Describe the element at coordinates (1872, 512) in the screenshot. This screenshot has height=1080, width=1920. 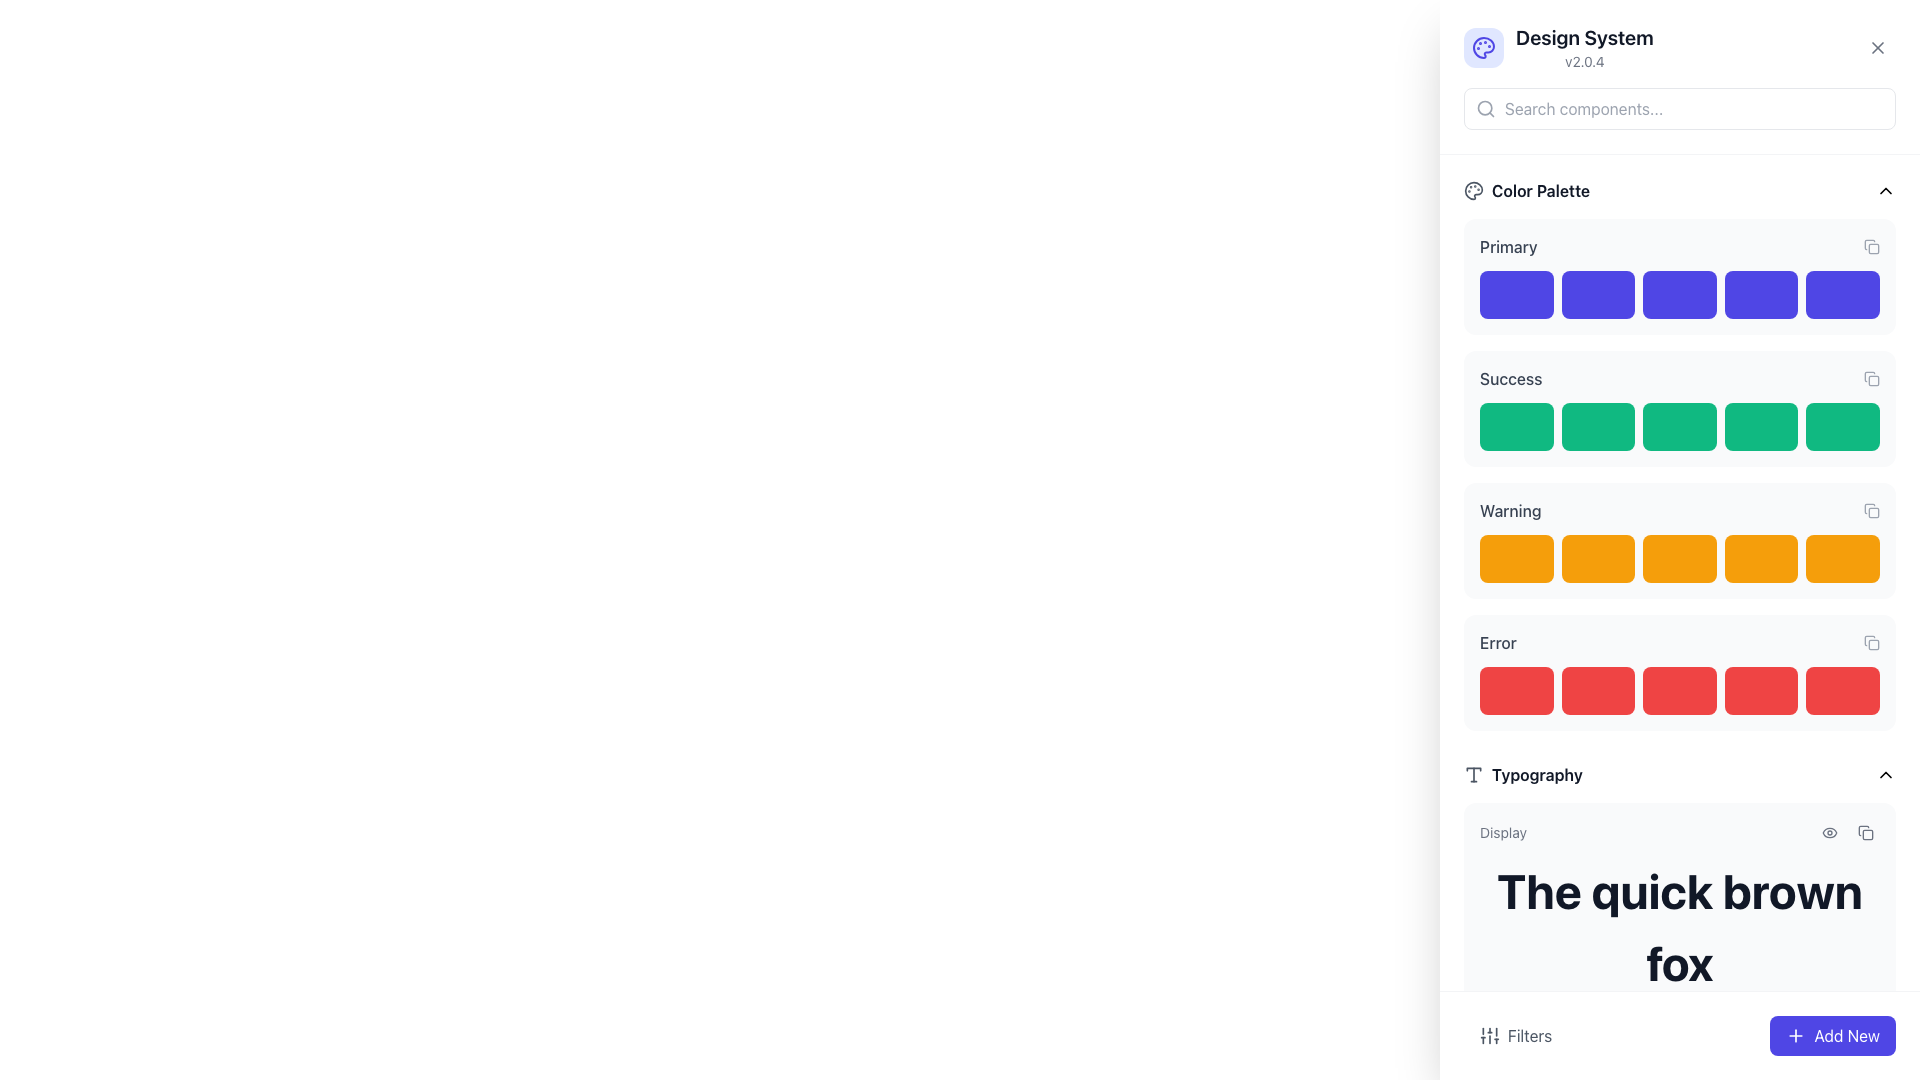
I see `the smaller rectangle sub-component of the 'copy' icon located near the right-hand side of the interface, adjacent to the 'Warning' palette section` at that location.